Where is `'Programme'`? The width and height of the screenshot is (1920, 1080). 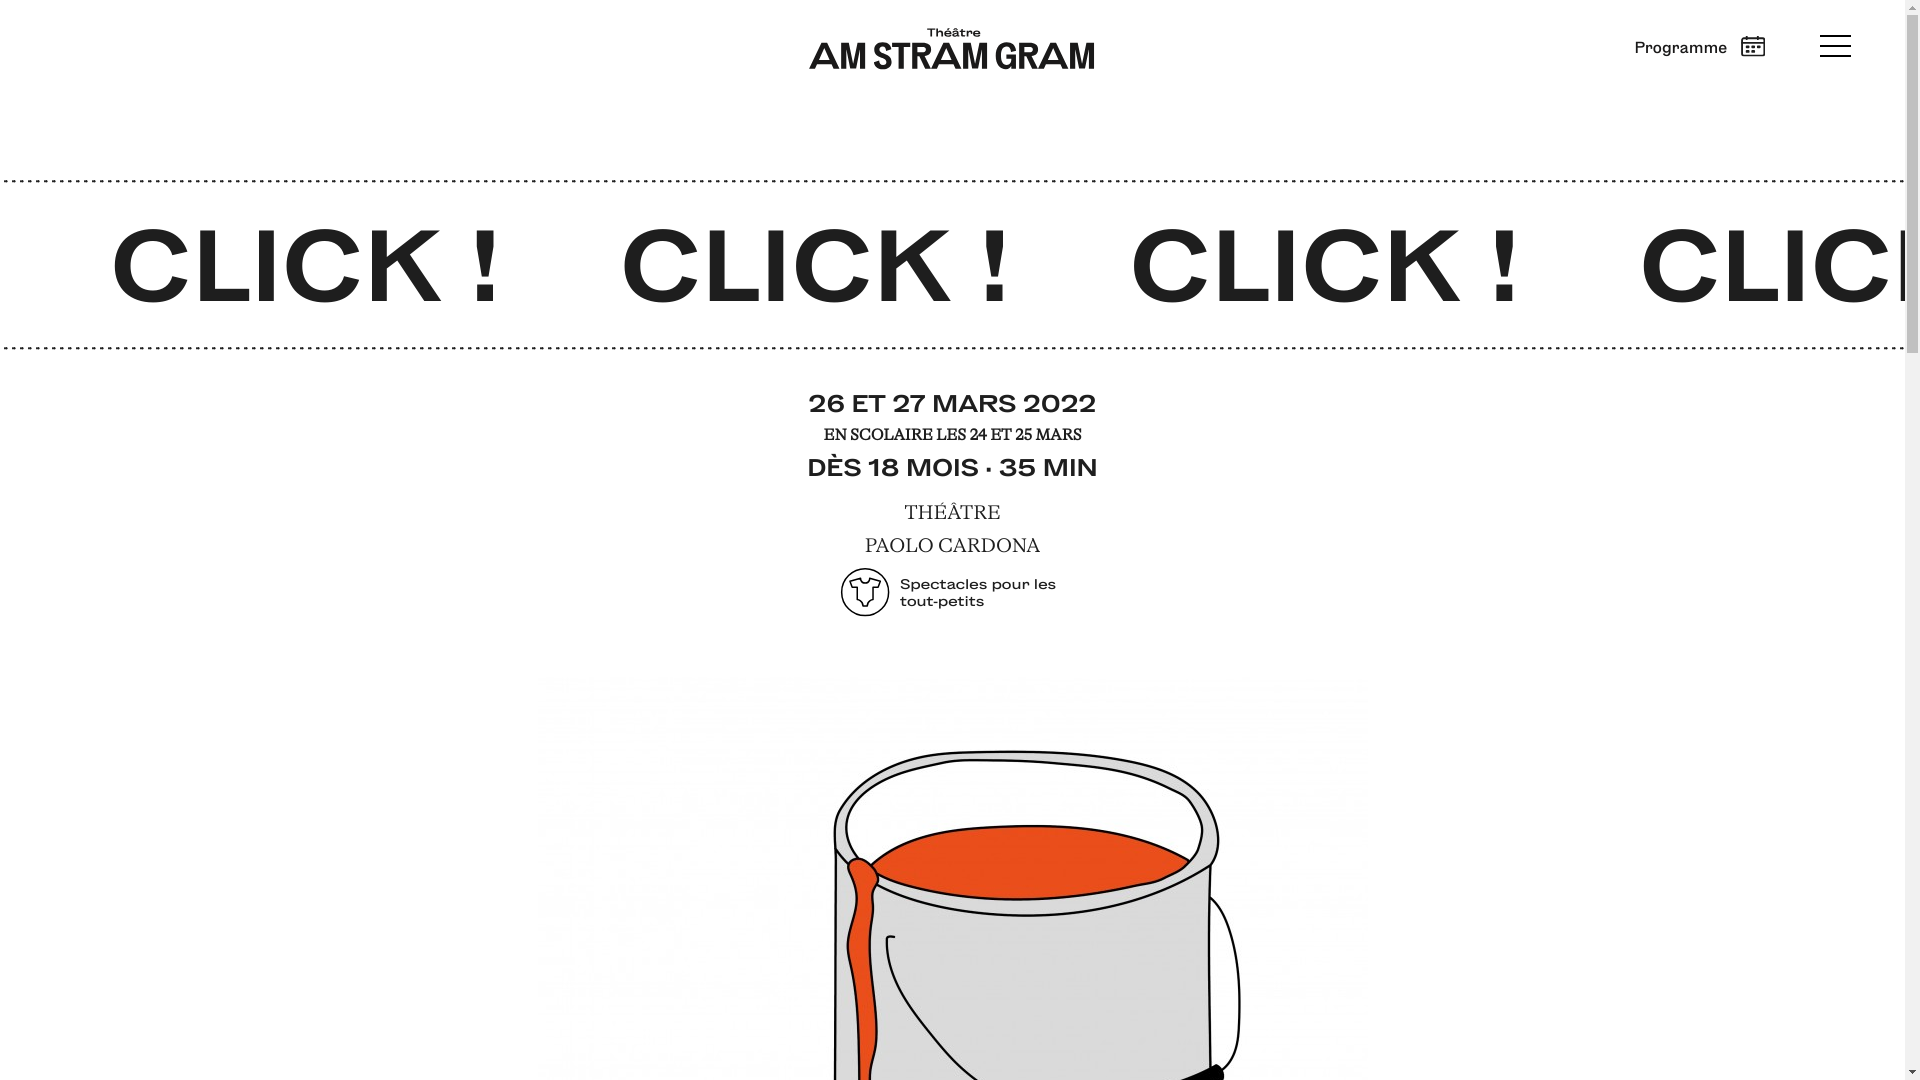
'Programme' is located at coordinates (1698, 45).